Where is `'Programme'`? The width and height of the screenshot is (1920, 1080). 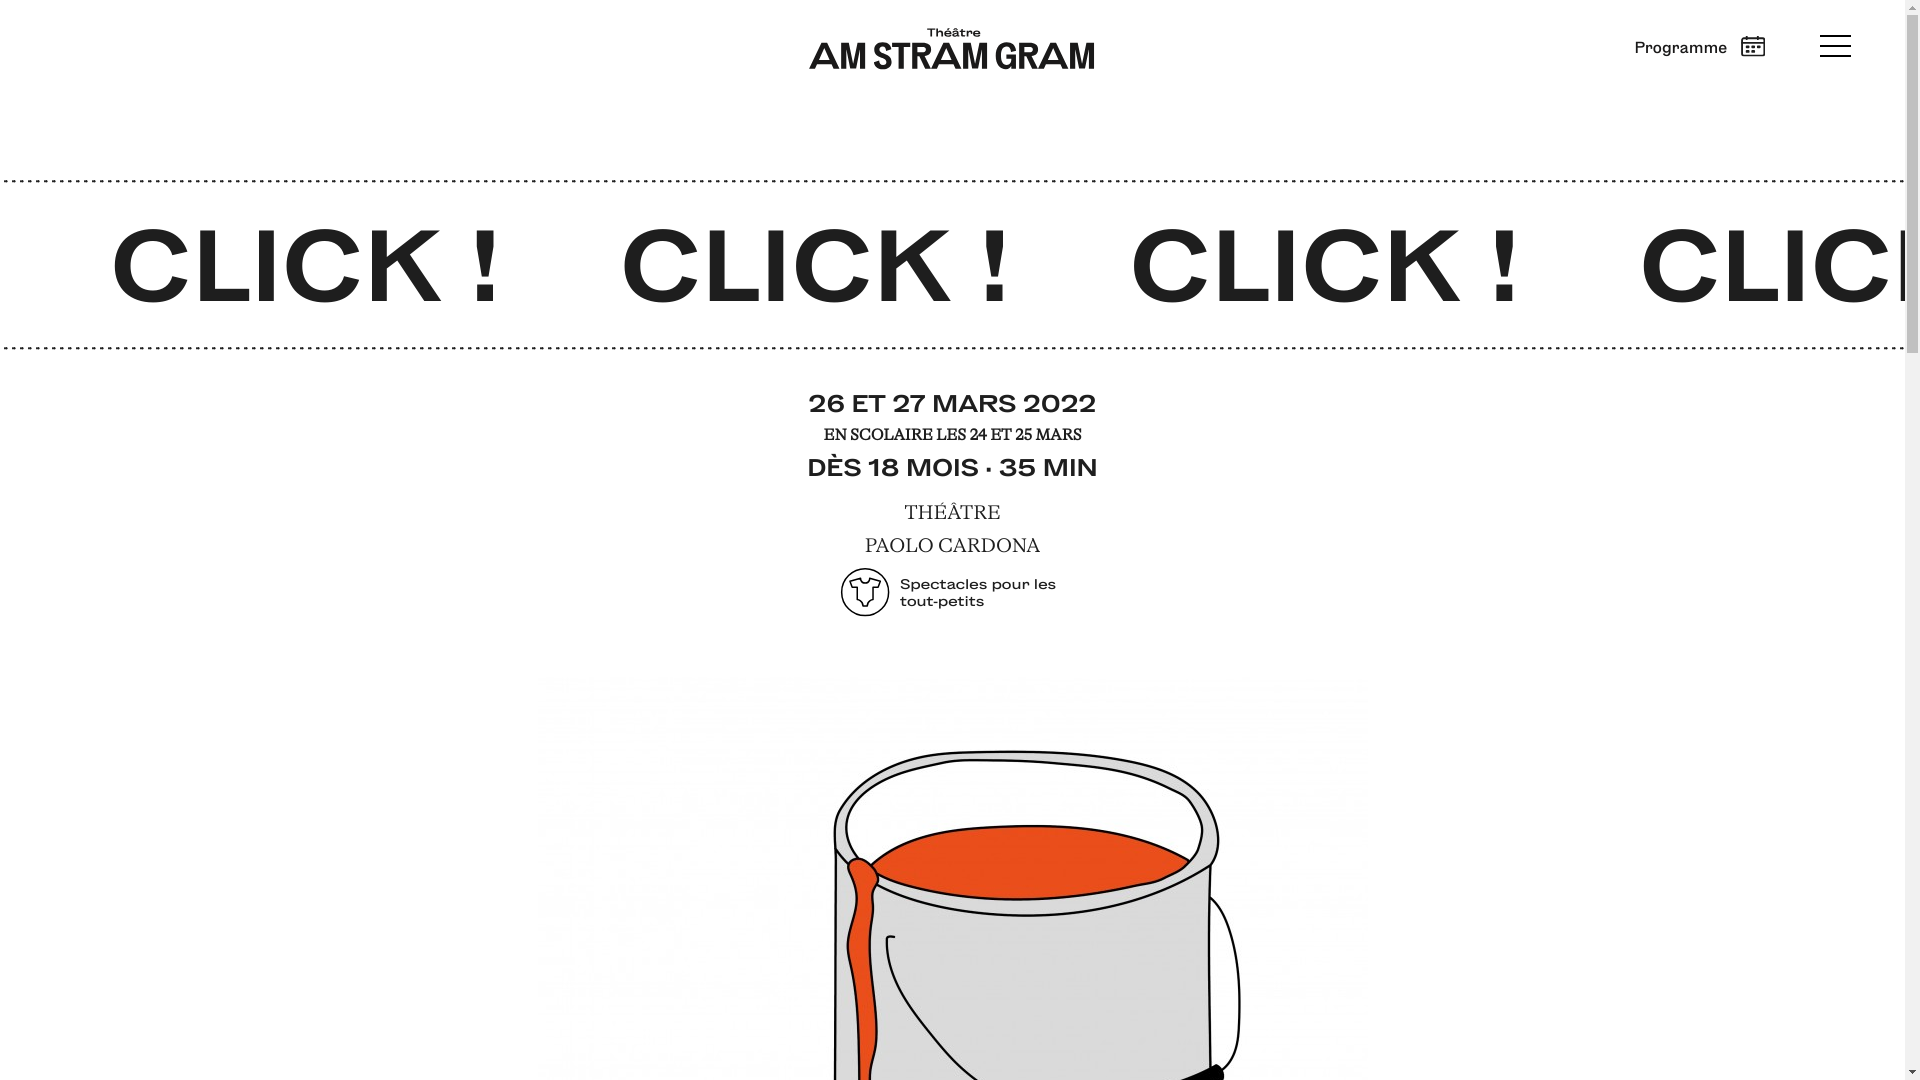
'Programme' is located at coordinates (1698, 45).